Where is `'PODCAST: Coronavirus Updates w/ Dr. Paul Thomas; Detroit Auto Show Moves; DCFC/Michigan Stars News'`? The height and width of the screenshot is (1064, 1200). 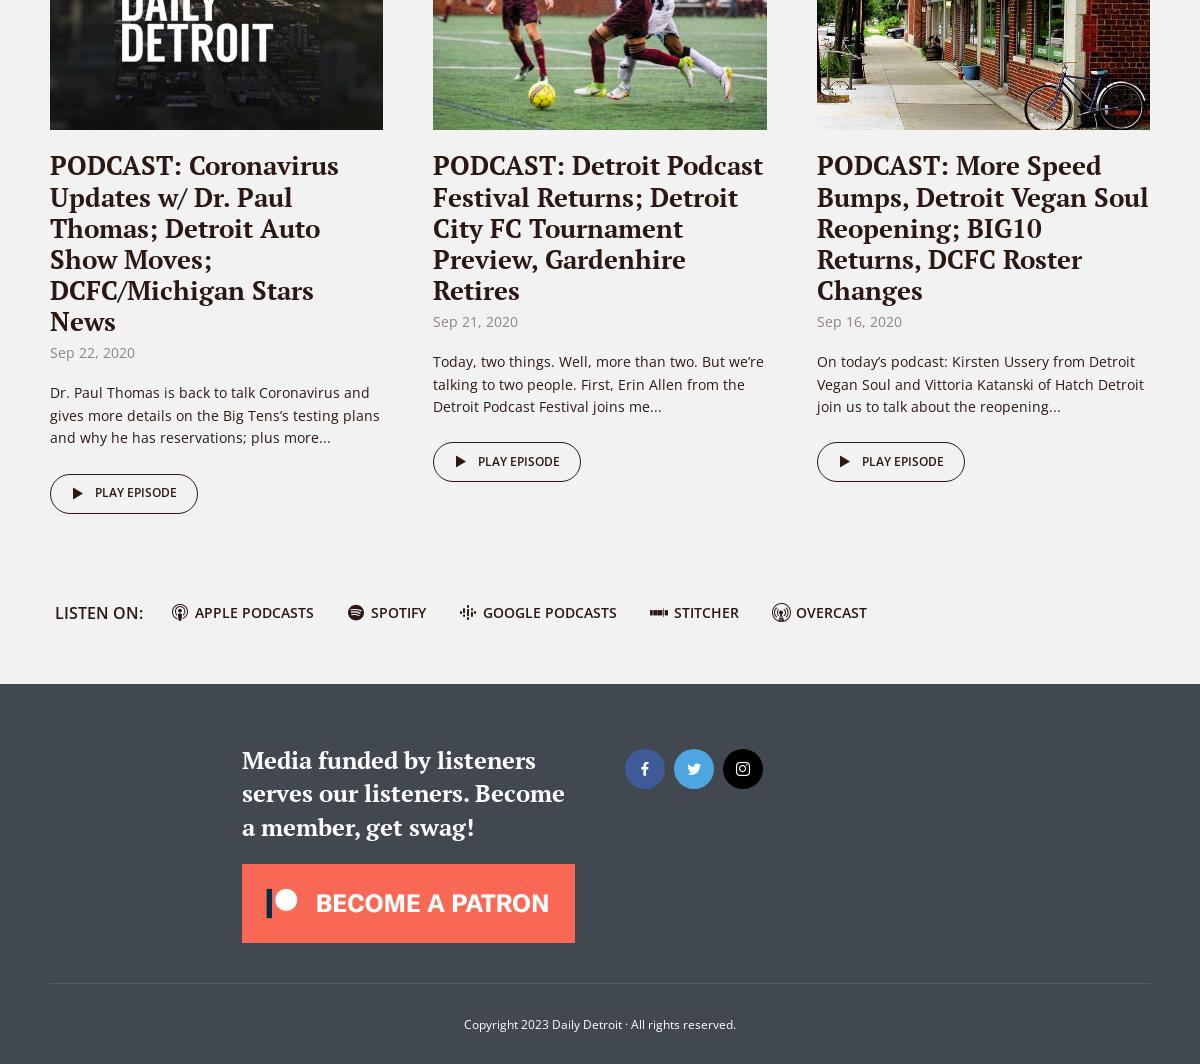
'PODCAST: Coronavirus Updates w/ Dr. Paul Thomas; Detroit Auto Show Moves; DCFC/Michigan Stars News' is located at coordinates (50, 243).